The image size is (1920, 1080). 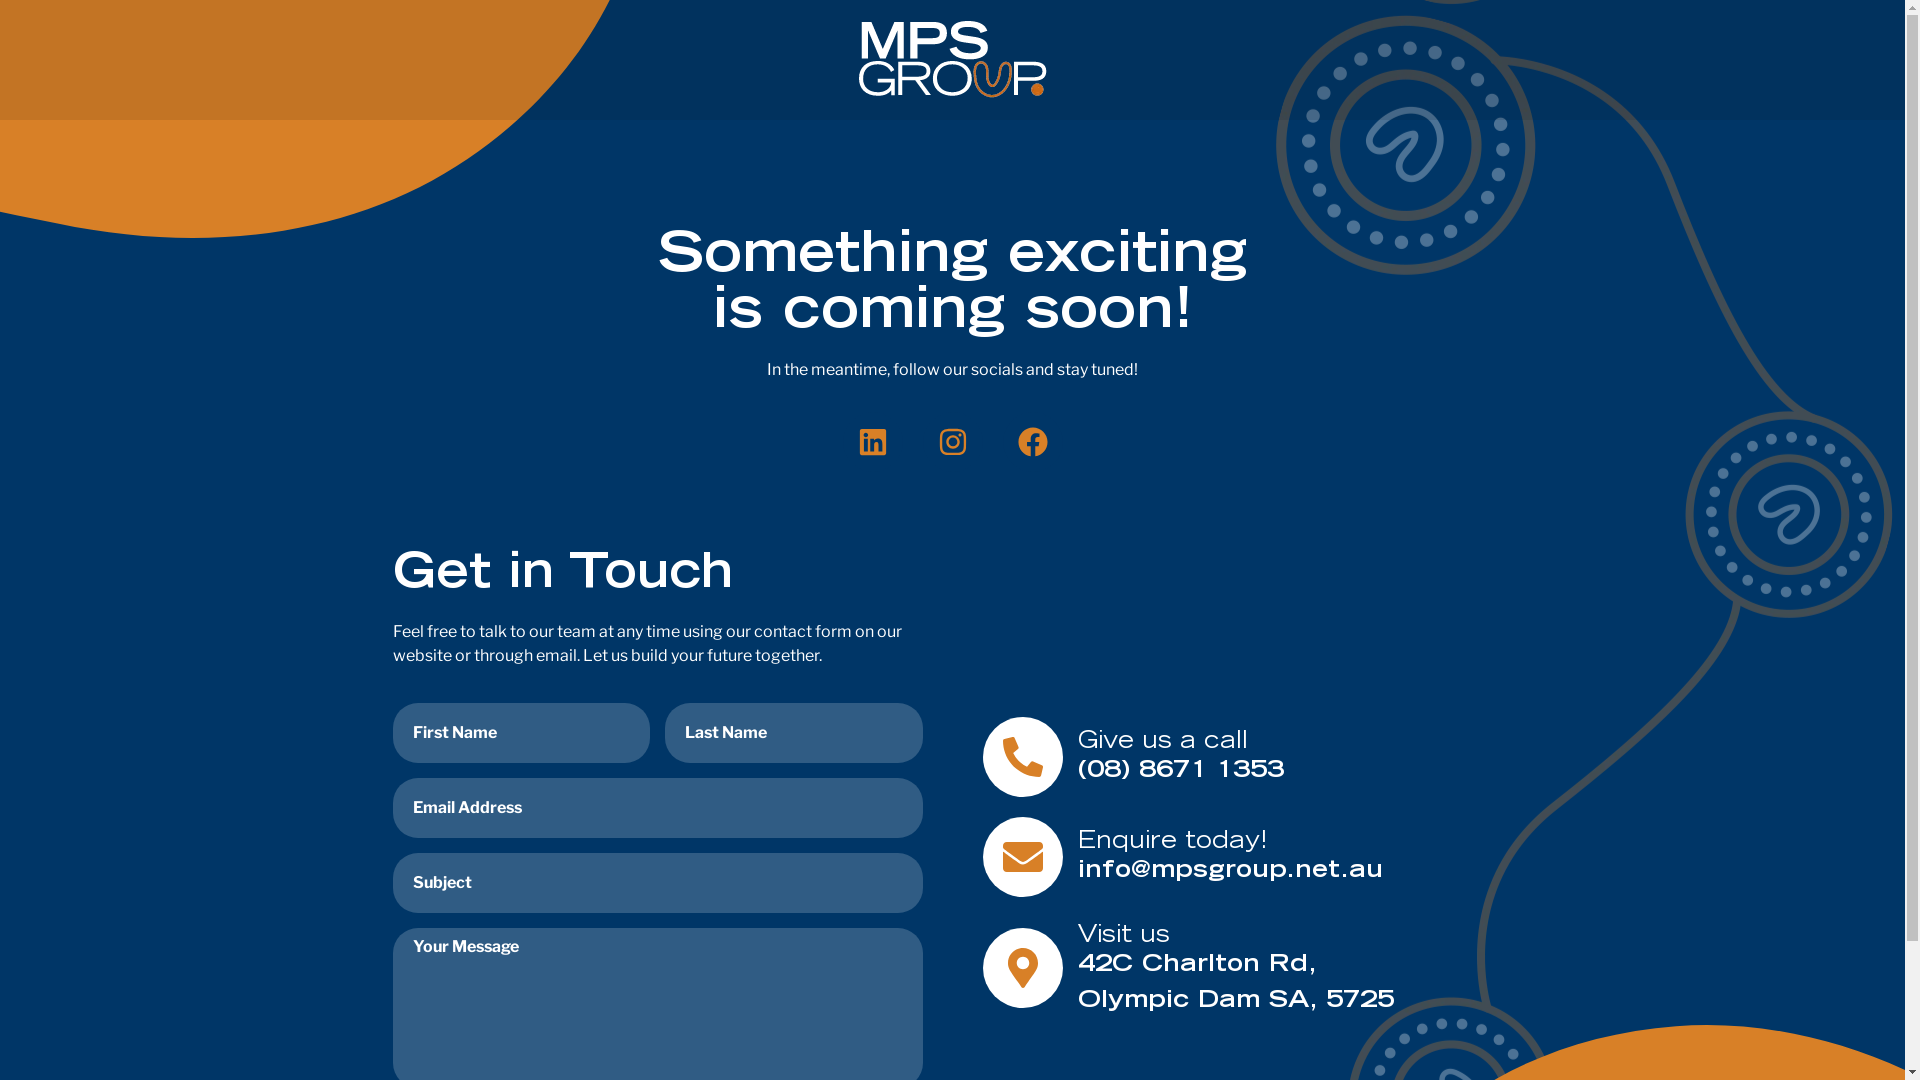 What do you see at coordinates (1162, 742) in the screenshot?
I see `'Give us a call'` at bounding box center [1162, 742].